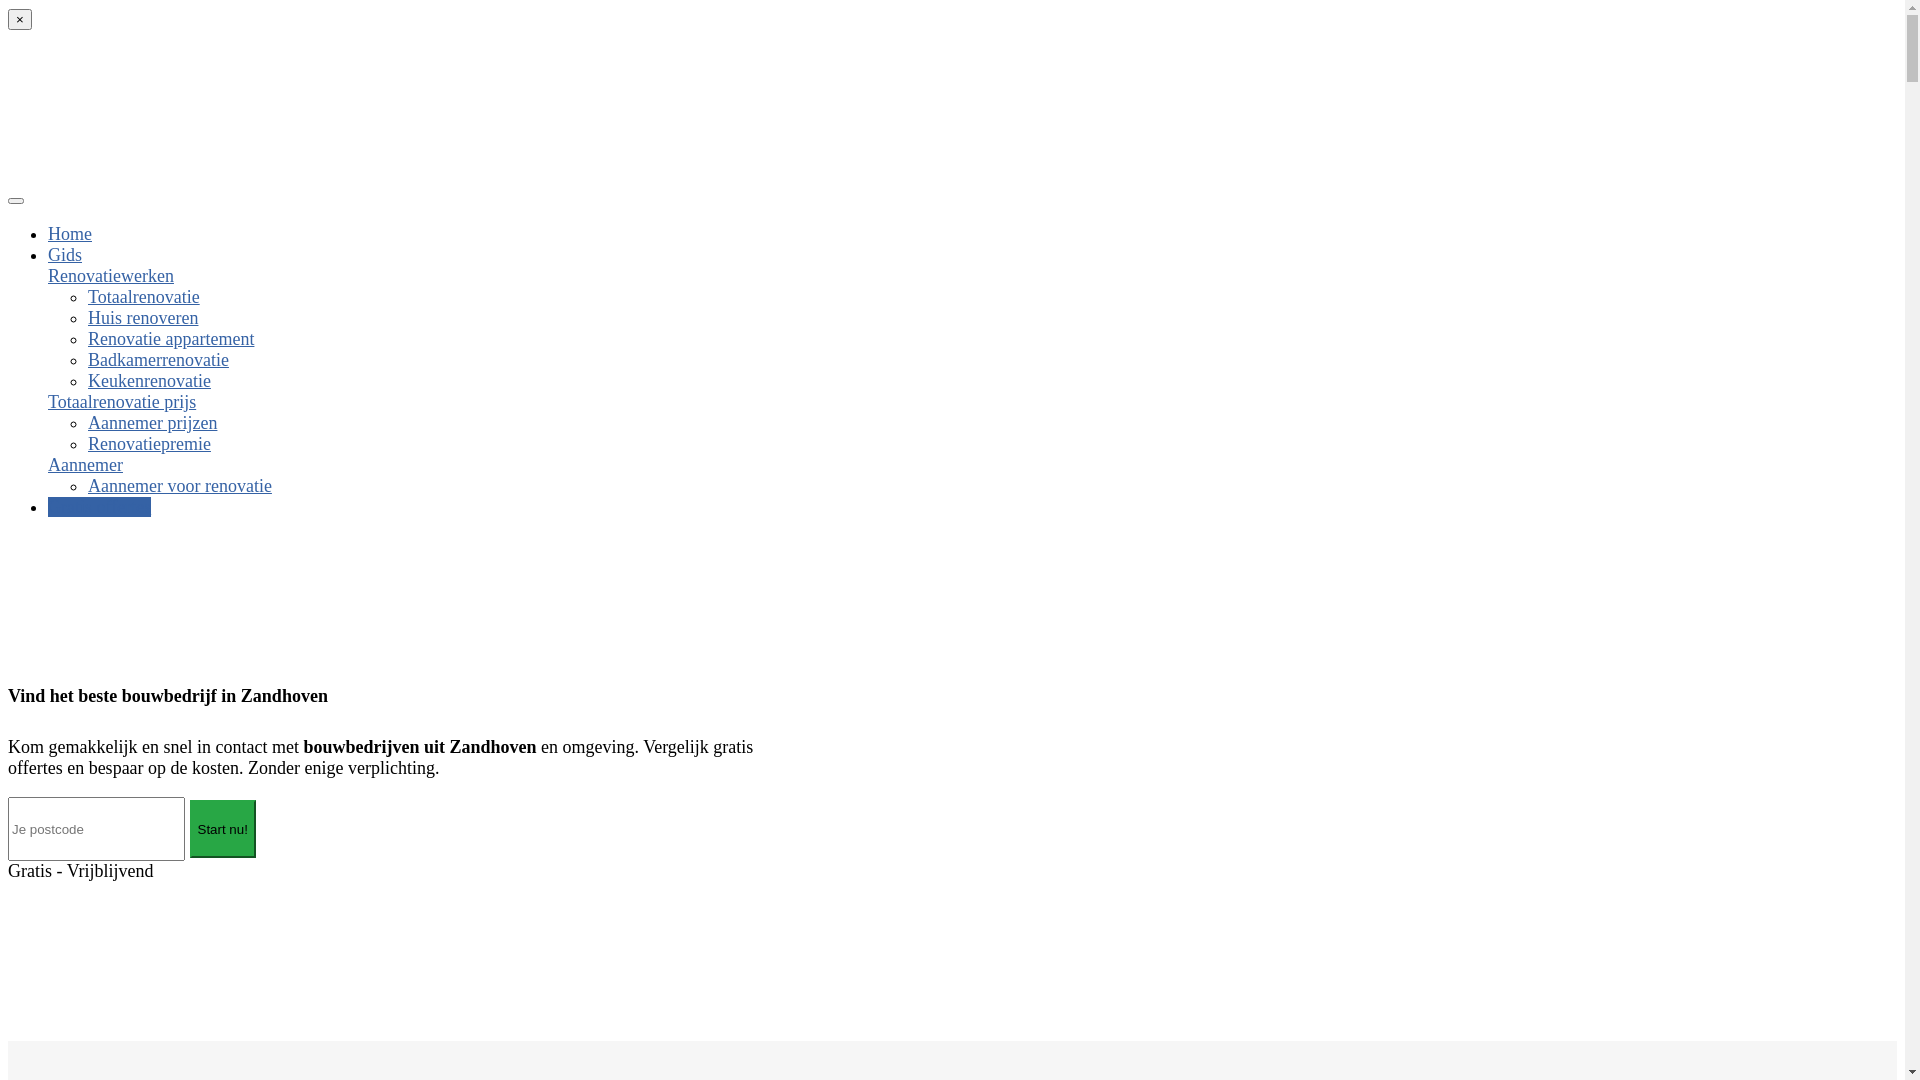 Image resolution: width=1920 pixels, height=1080 pixels. Describe the element at coordinates (171, 338) in the screenshot. I see `'Renovatie appartement'` at that location.